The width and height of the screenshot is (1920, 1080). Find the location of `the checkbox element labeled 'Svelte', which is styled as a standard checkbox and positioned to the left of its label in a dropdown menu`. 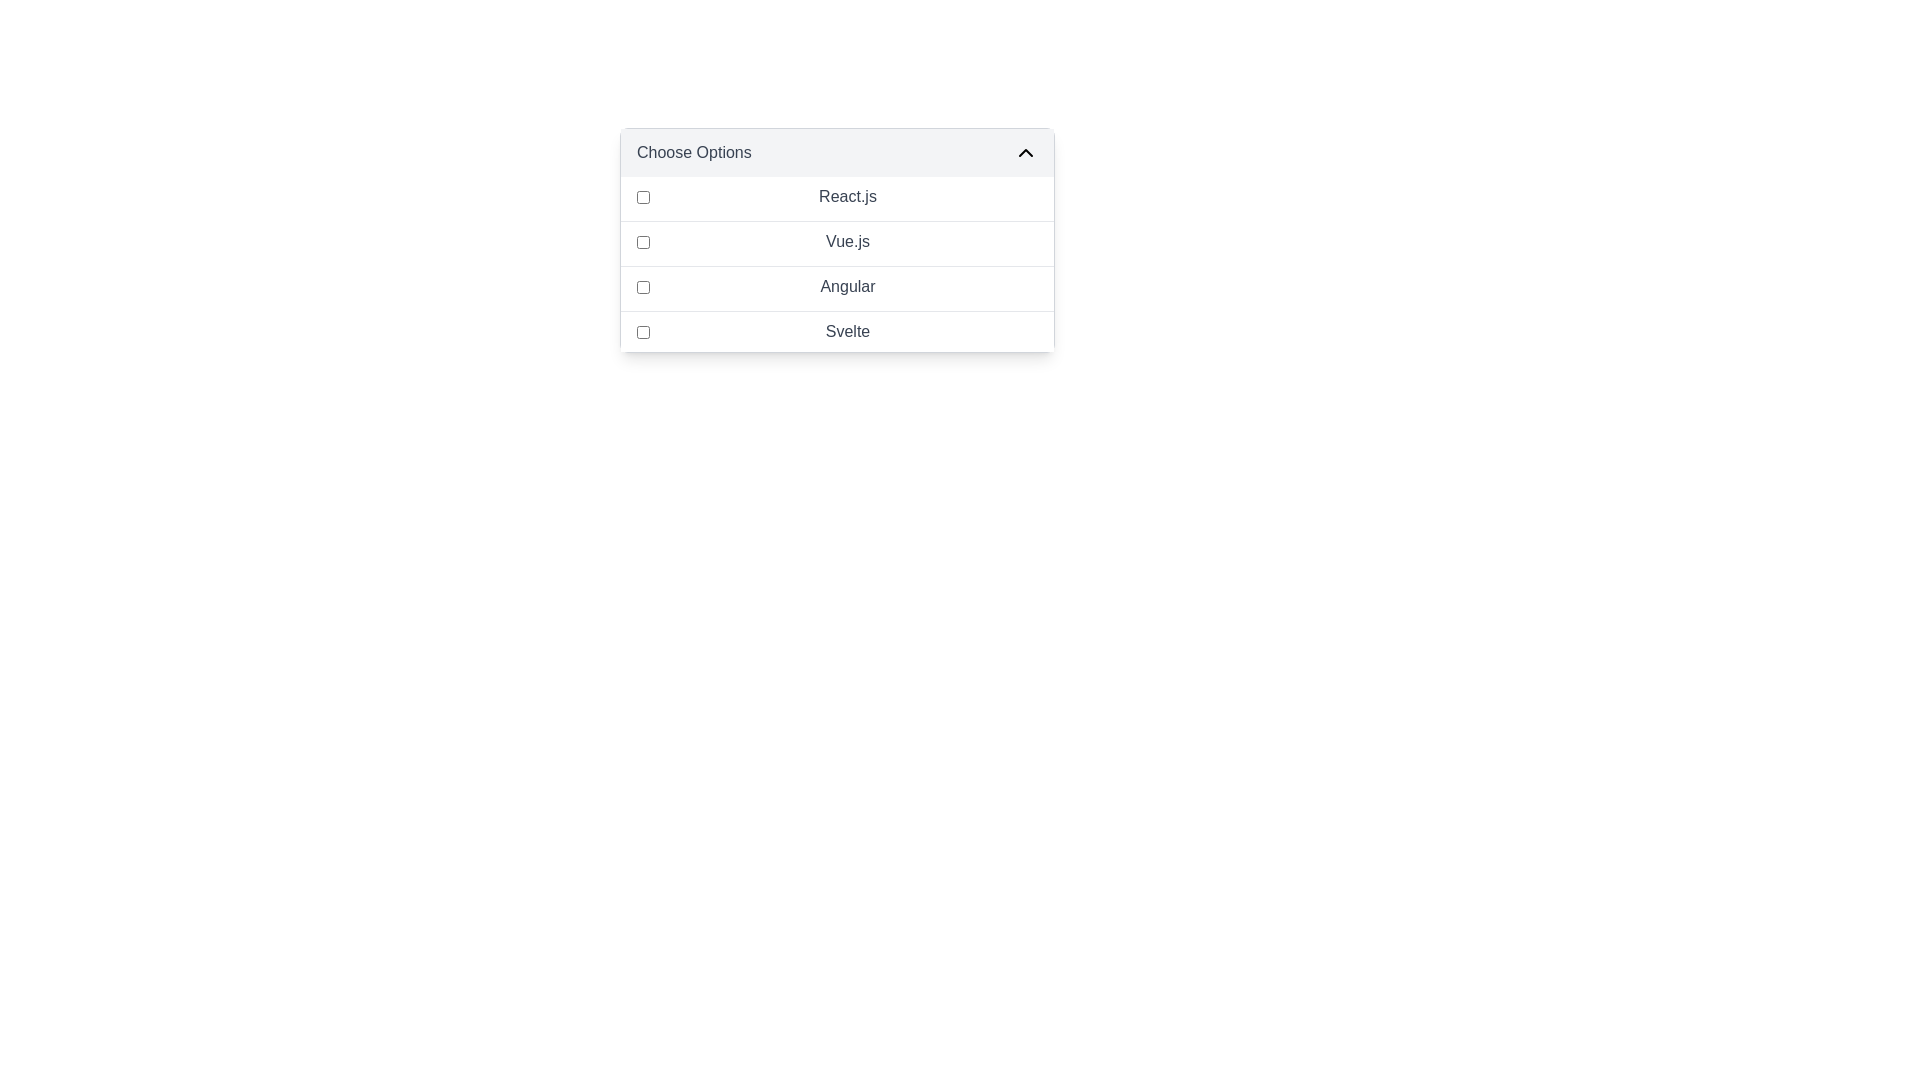

the checkbox element labeled 'Svelte', which is styled as a standard checkbox and positioned to the left of its label in a dropdown menu is located at coordinates (643, 330).